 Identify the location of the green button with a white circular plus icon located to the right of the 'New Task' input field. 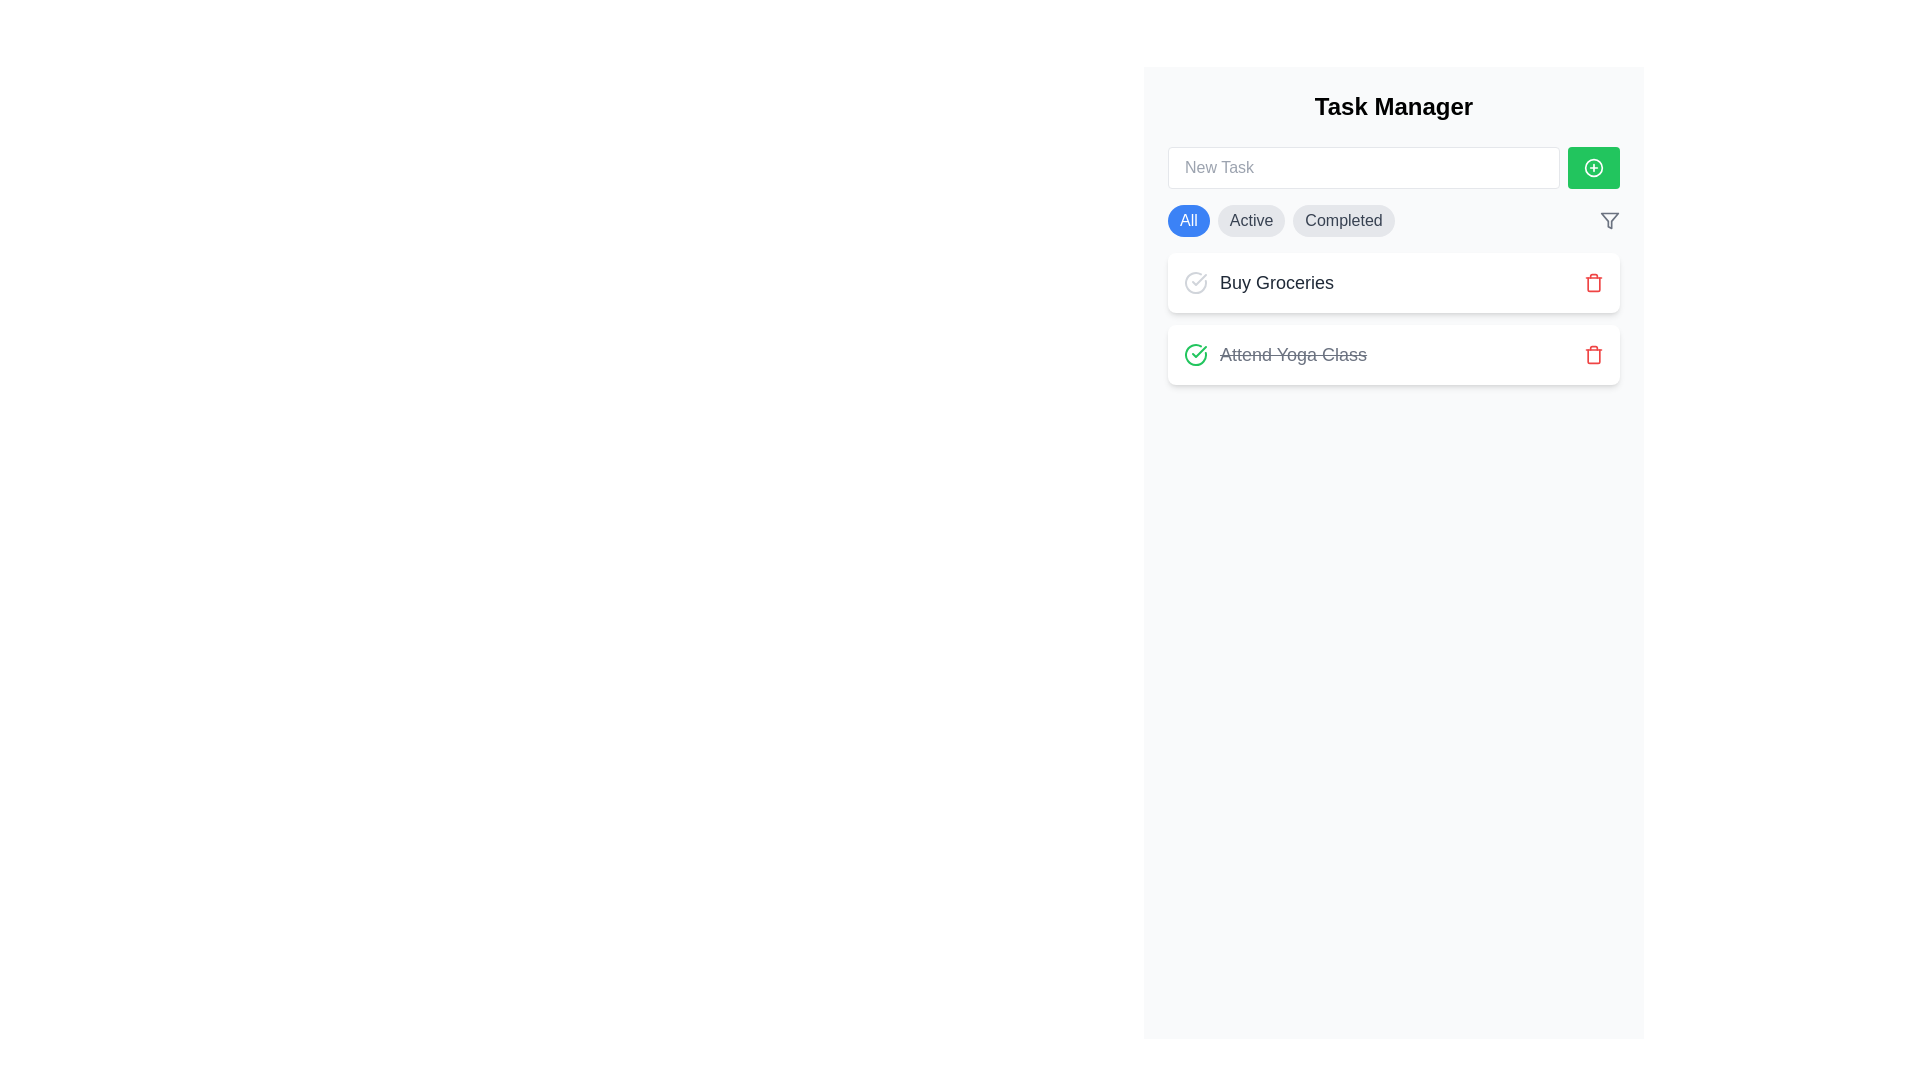
(1592, 167).